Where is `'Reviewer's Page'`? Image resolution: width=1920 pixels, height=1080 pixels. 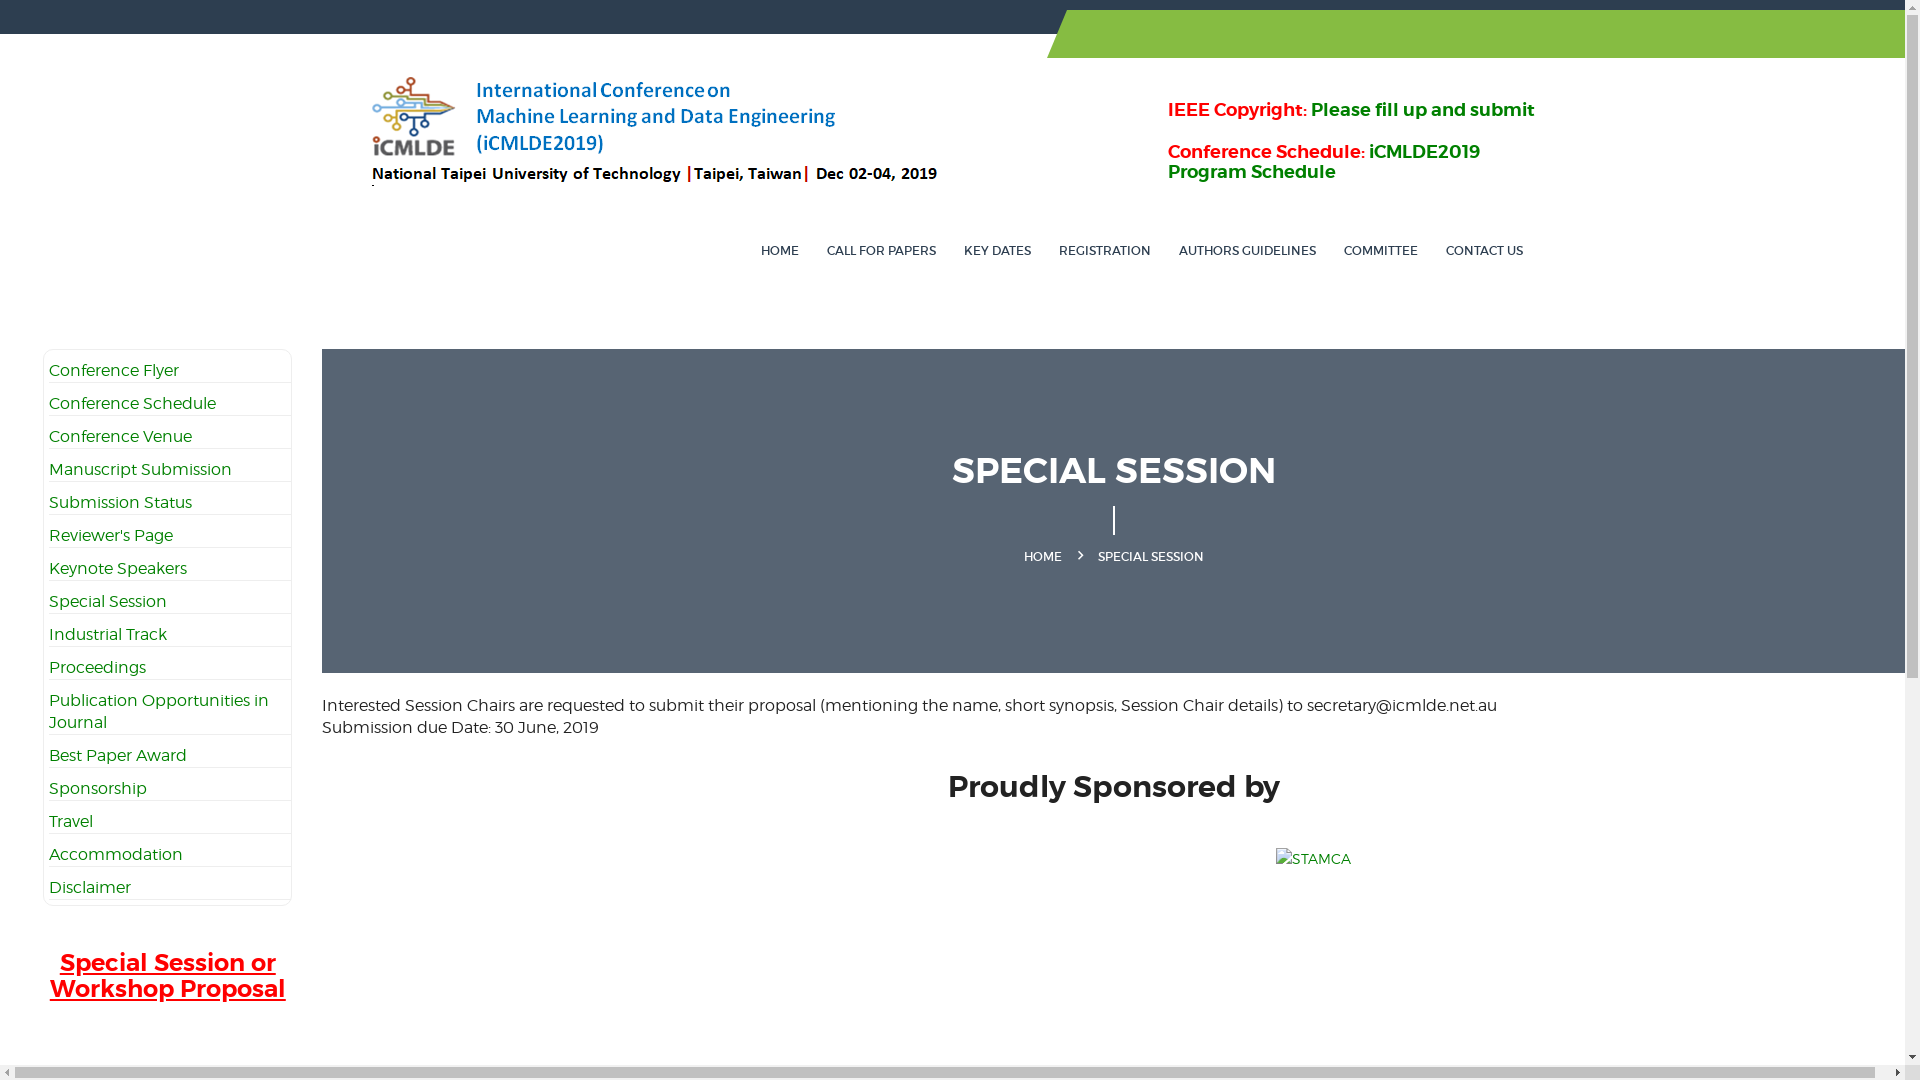
'Reviewer's Page' is located at coordinates (109, 534).